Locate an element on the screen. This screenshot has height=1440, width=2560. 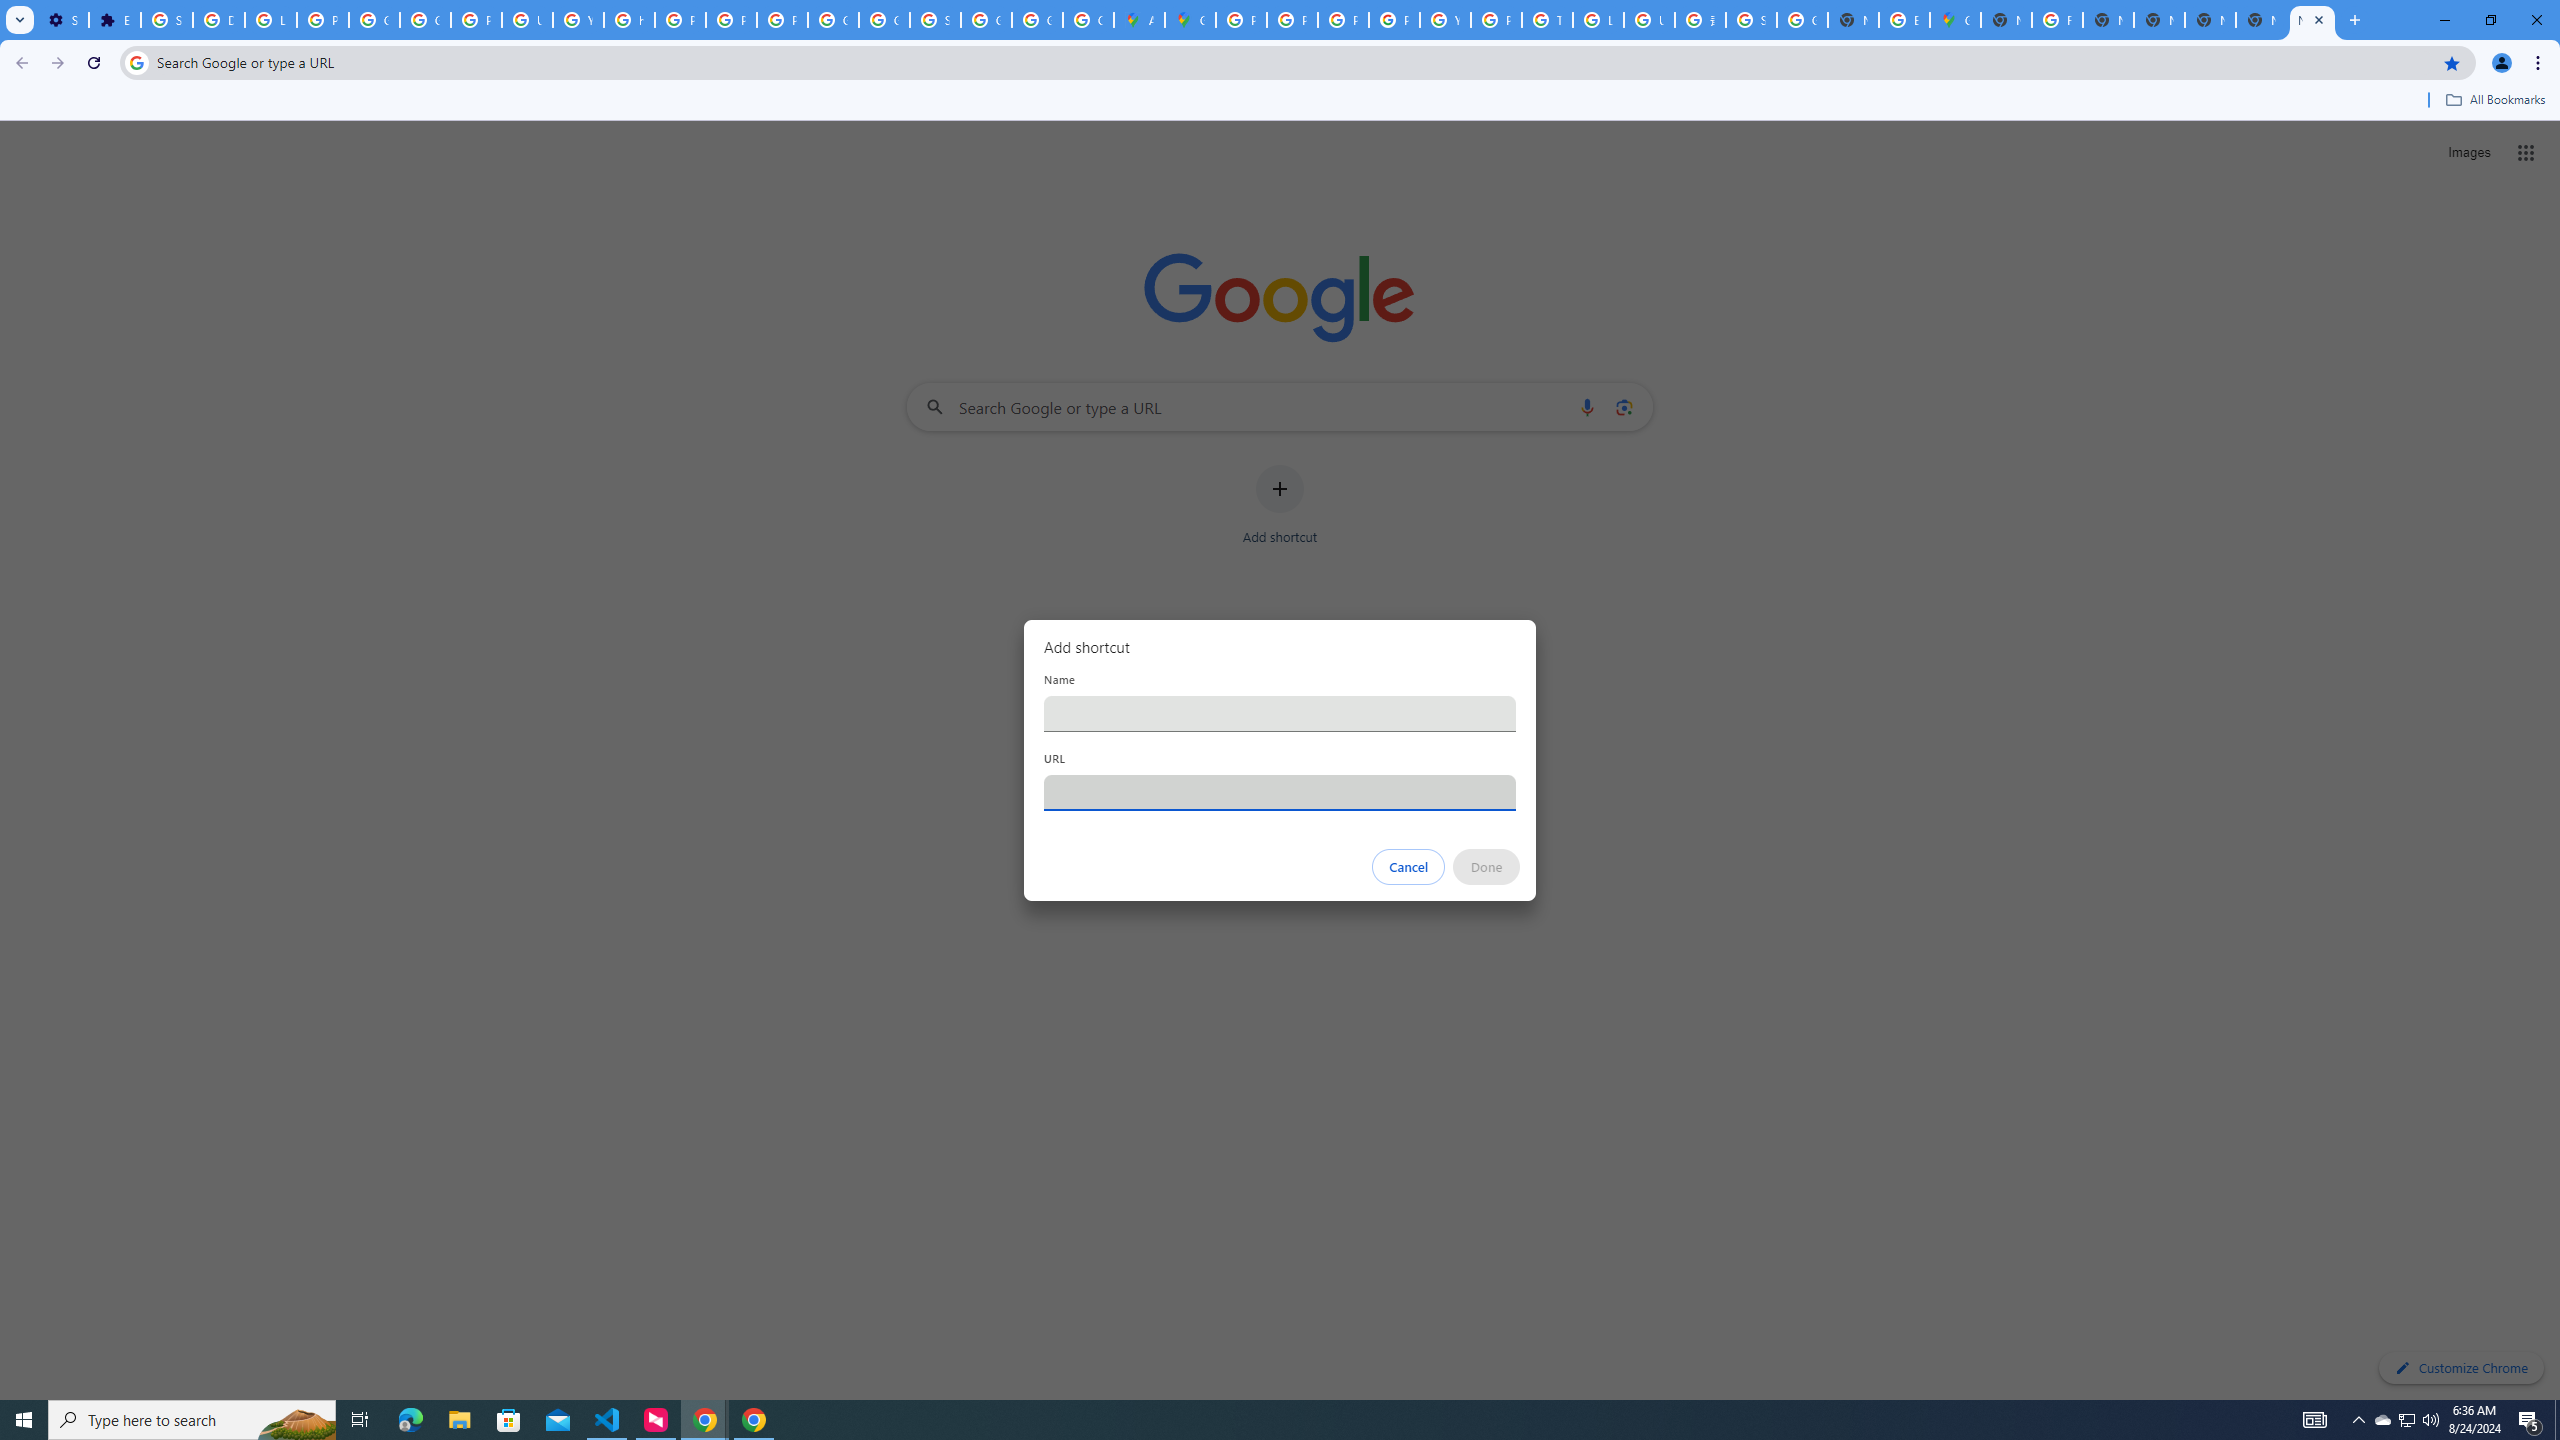
'Google Account Help' is located at coordinates (375, 19).